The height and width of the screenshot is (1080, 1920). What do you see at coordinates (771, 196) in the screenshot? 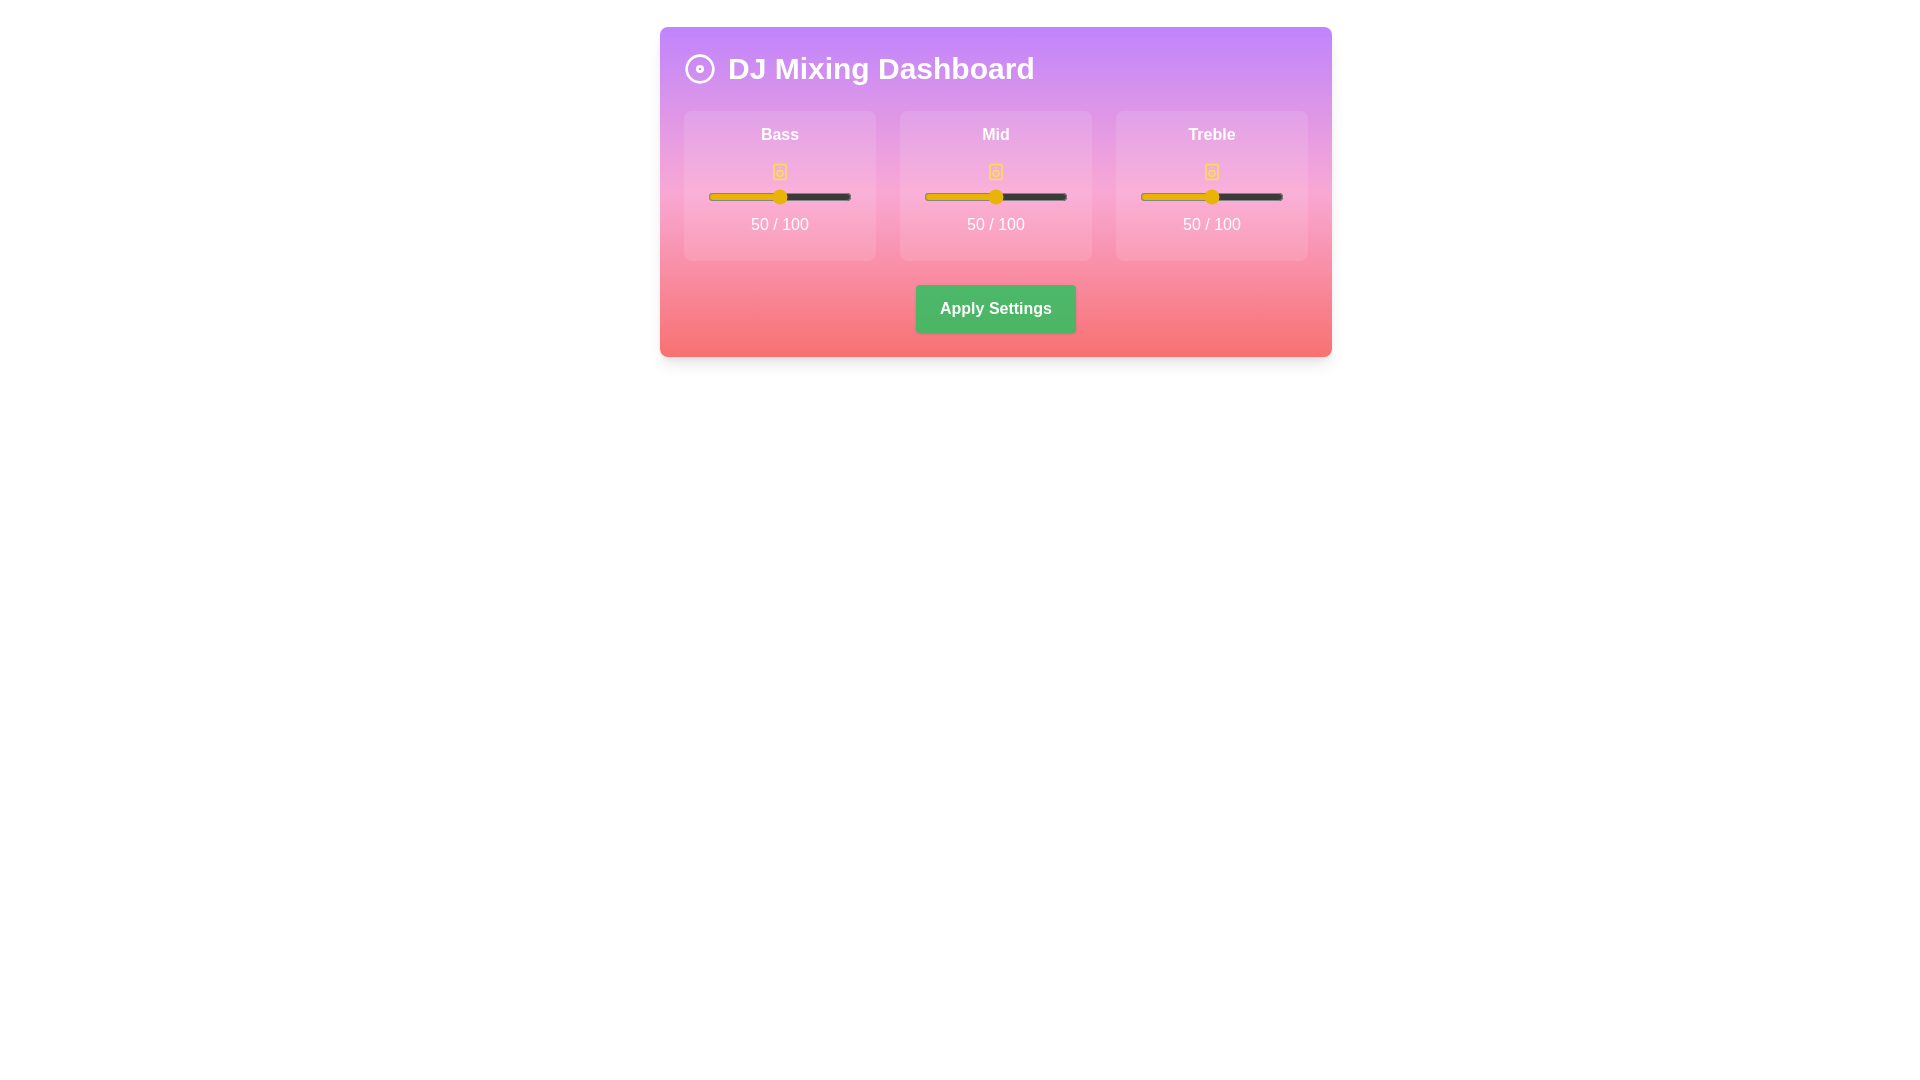
I see `the bass slider to set its value to 45` at bounding box center [771, 196].